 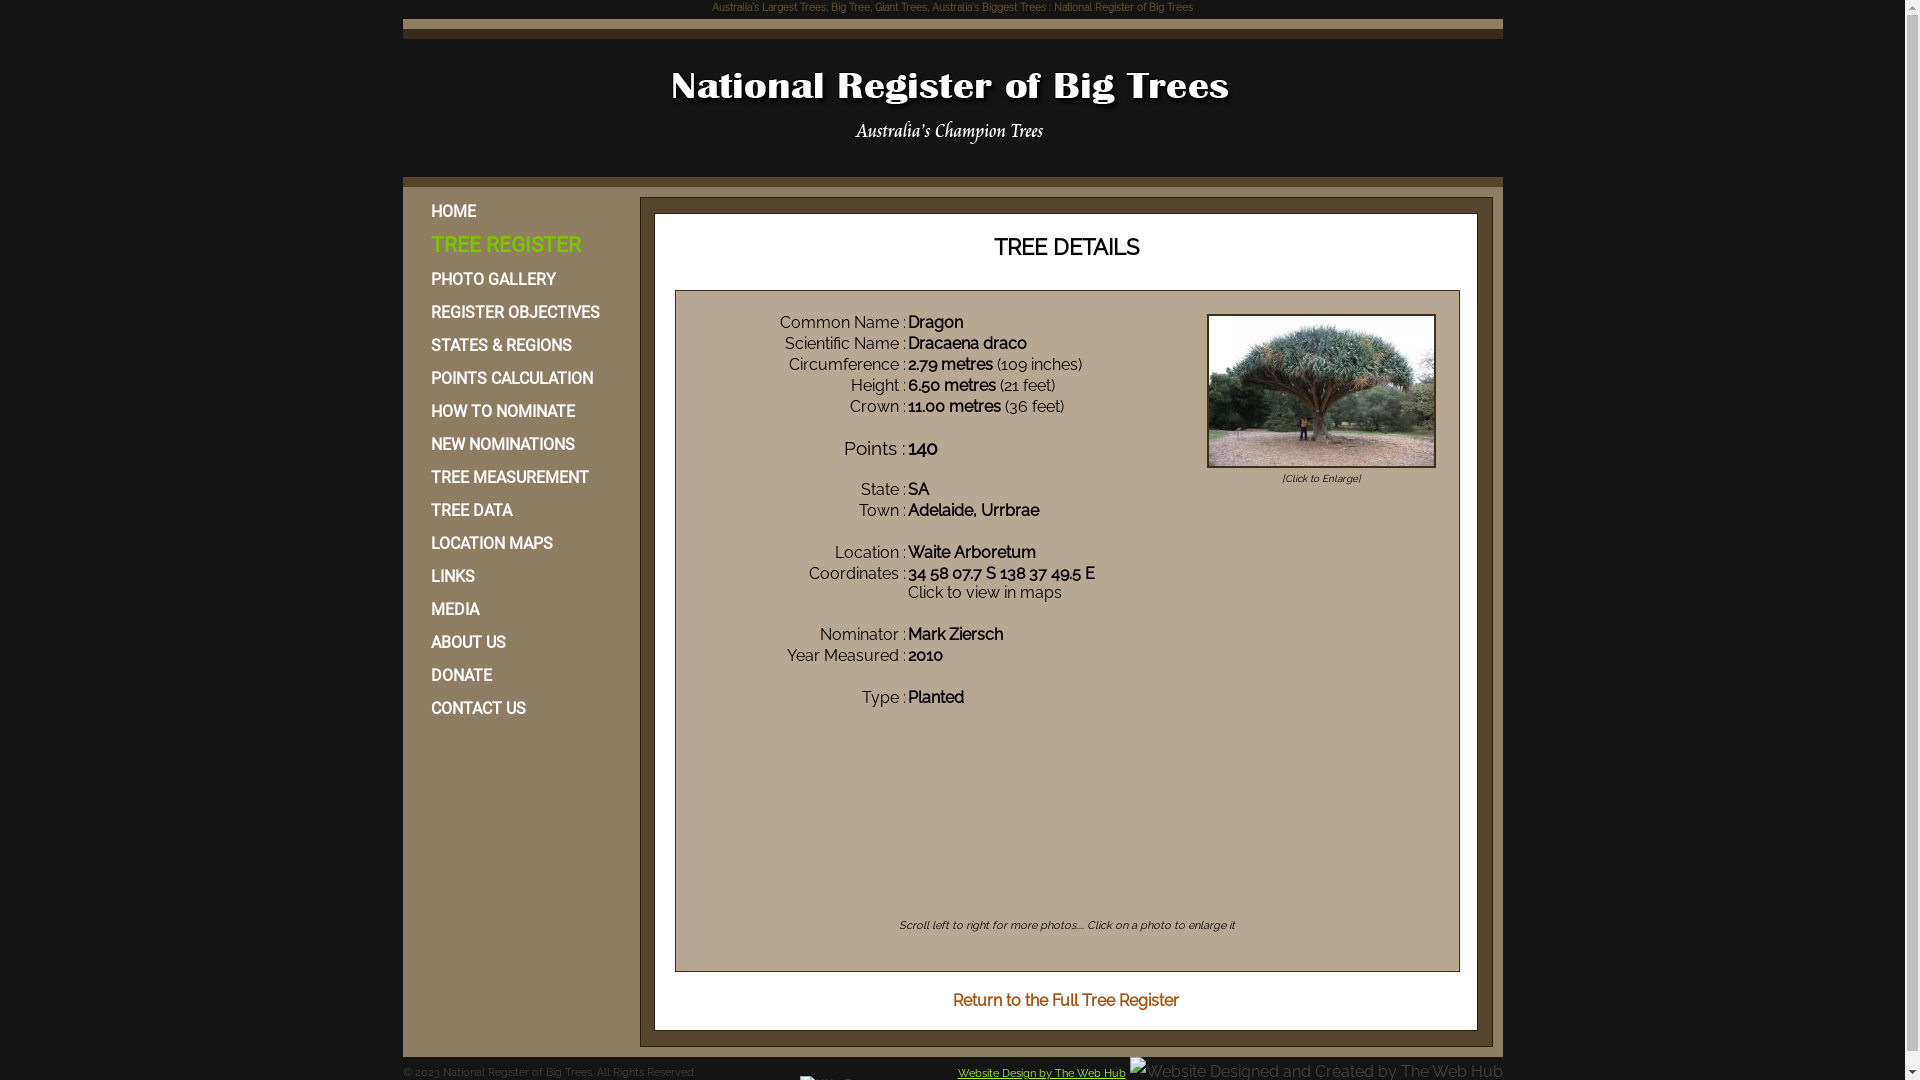 What do you see at coordinates (411, 608) in the screenshot?
I see `'MEDIA'` at bounding box center [411, 608].